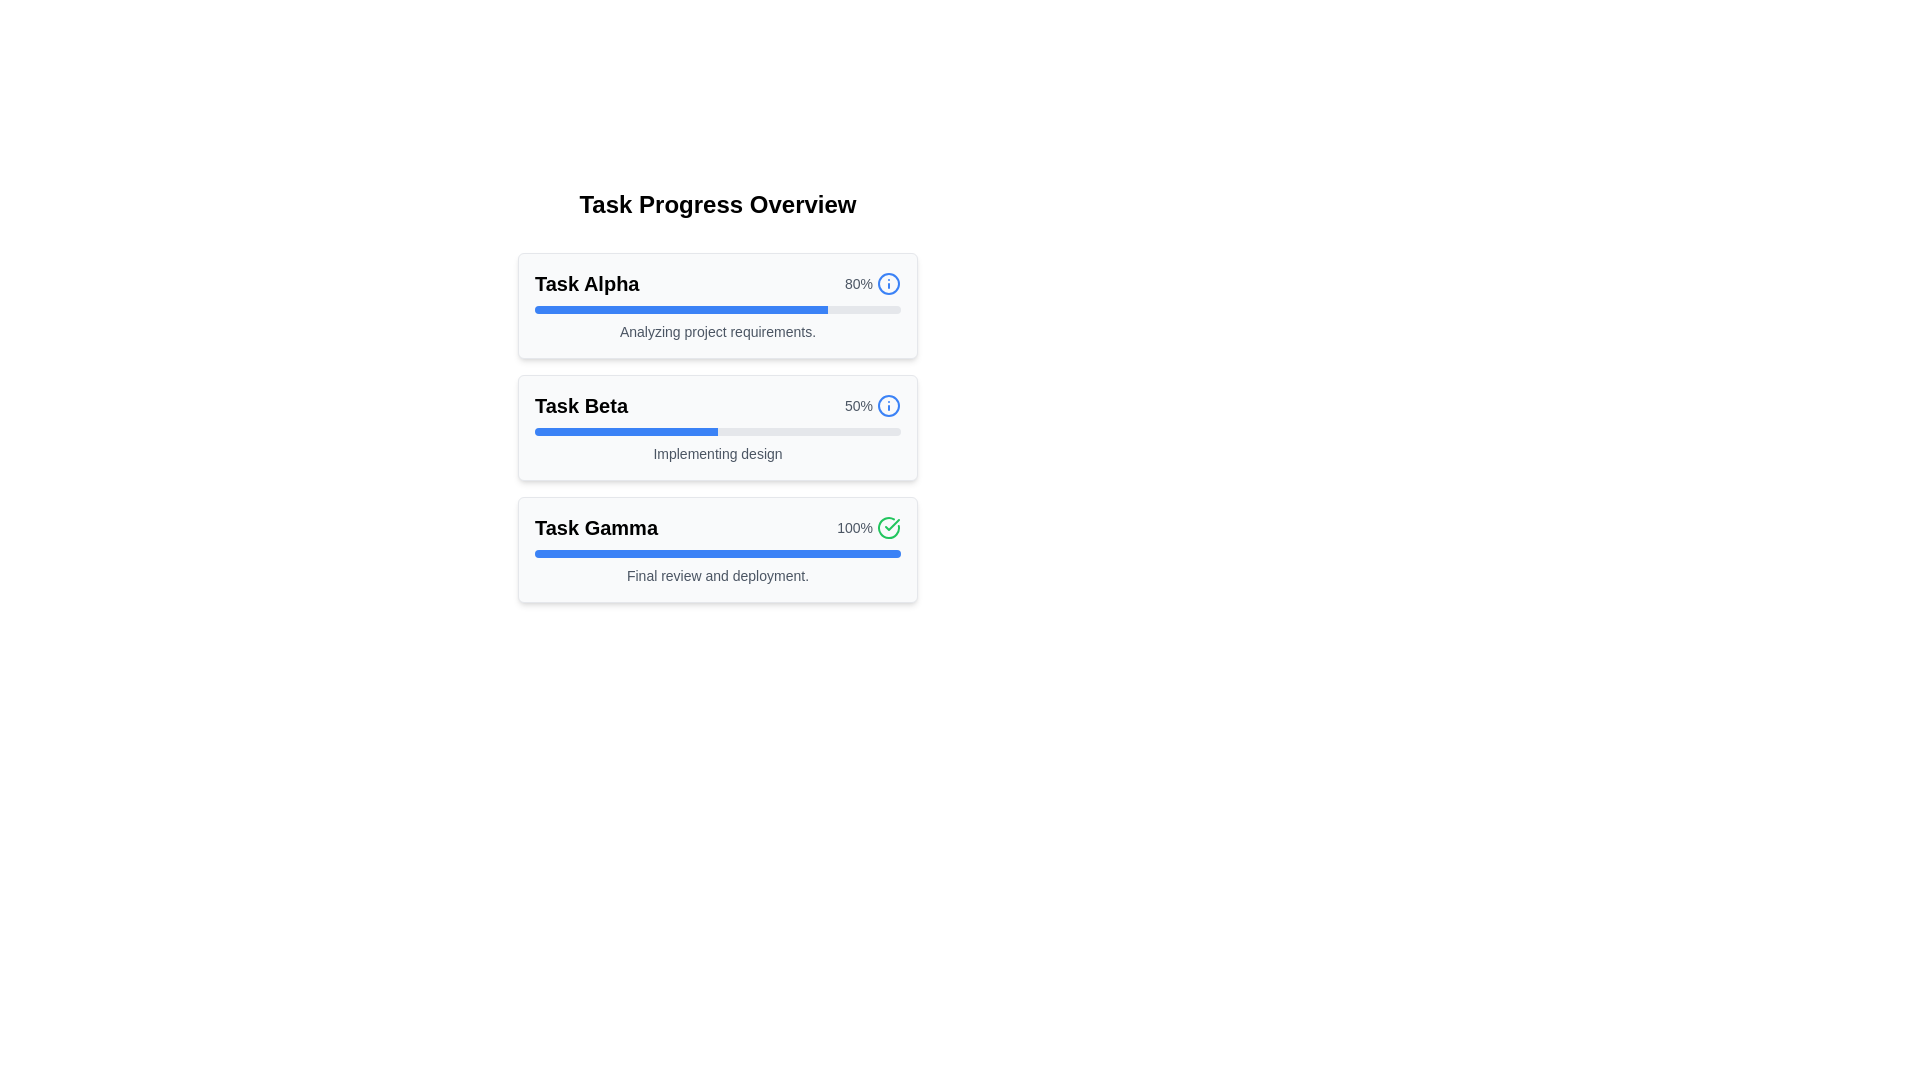  What do you see at coordinates (887, 284) in the screenshot?
I see `the Circle element in the SVG graphic that represents task progress for 'Task Beta', located in the second row` at bounding box center [887, 284].